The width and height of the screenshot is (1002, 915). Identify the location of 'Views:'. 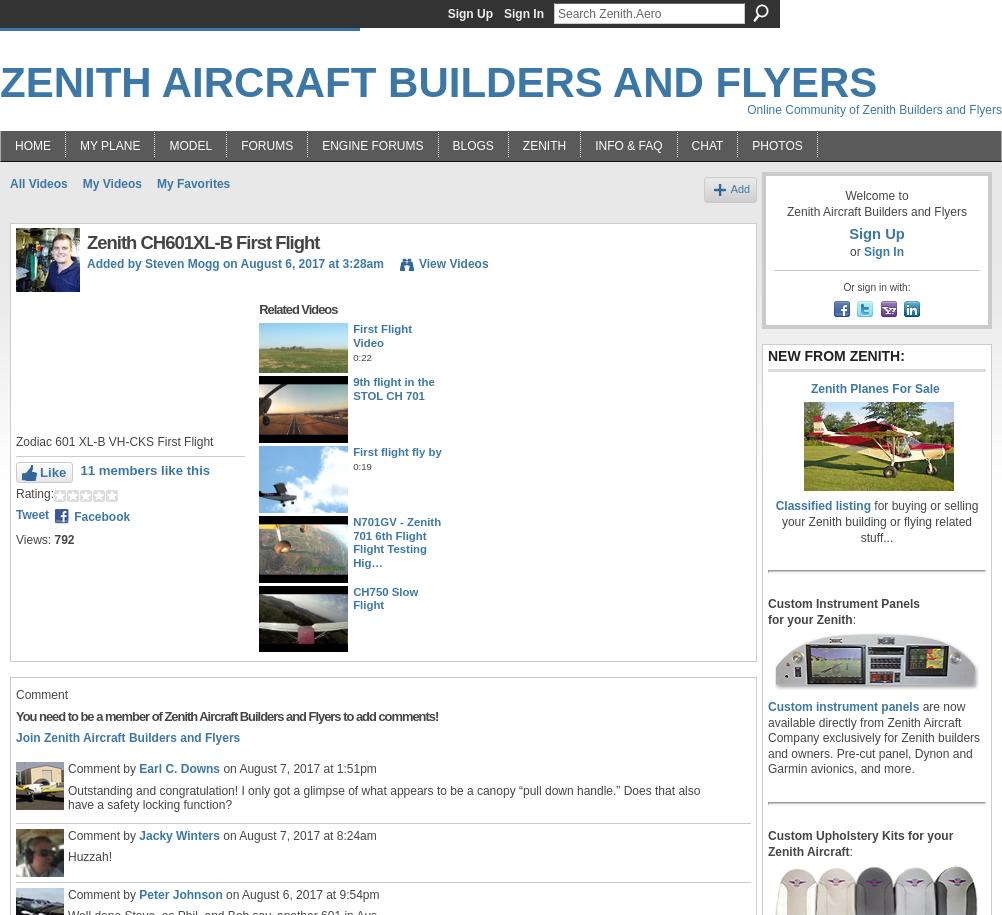
(16, 540).